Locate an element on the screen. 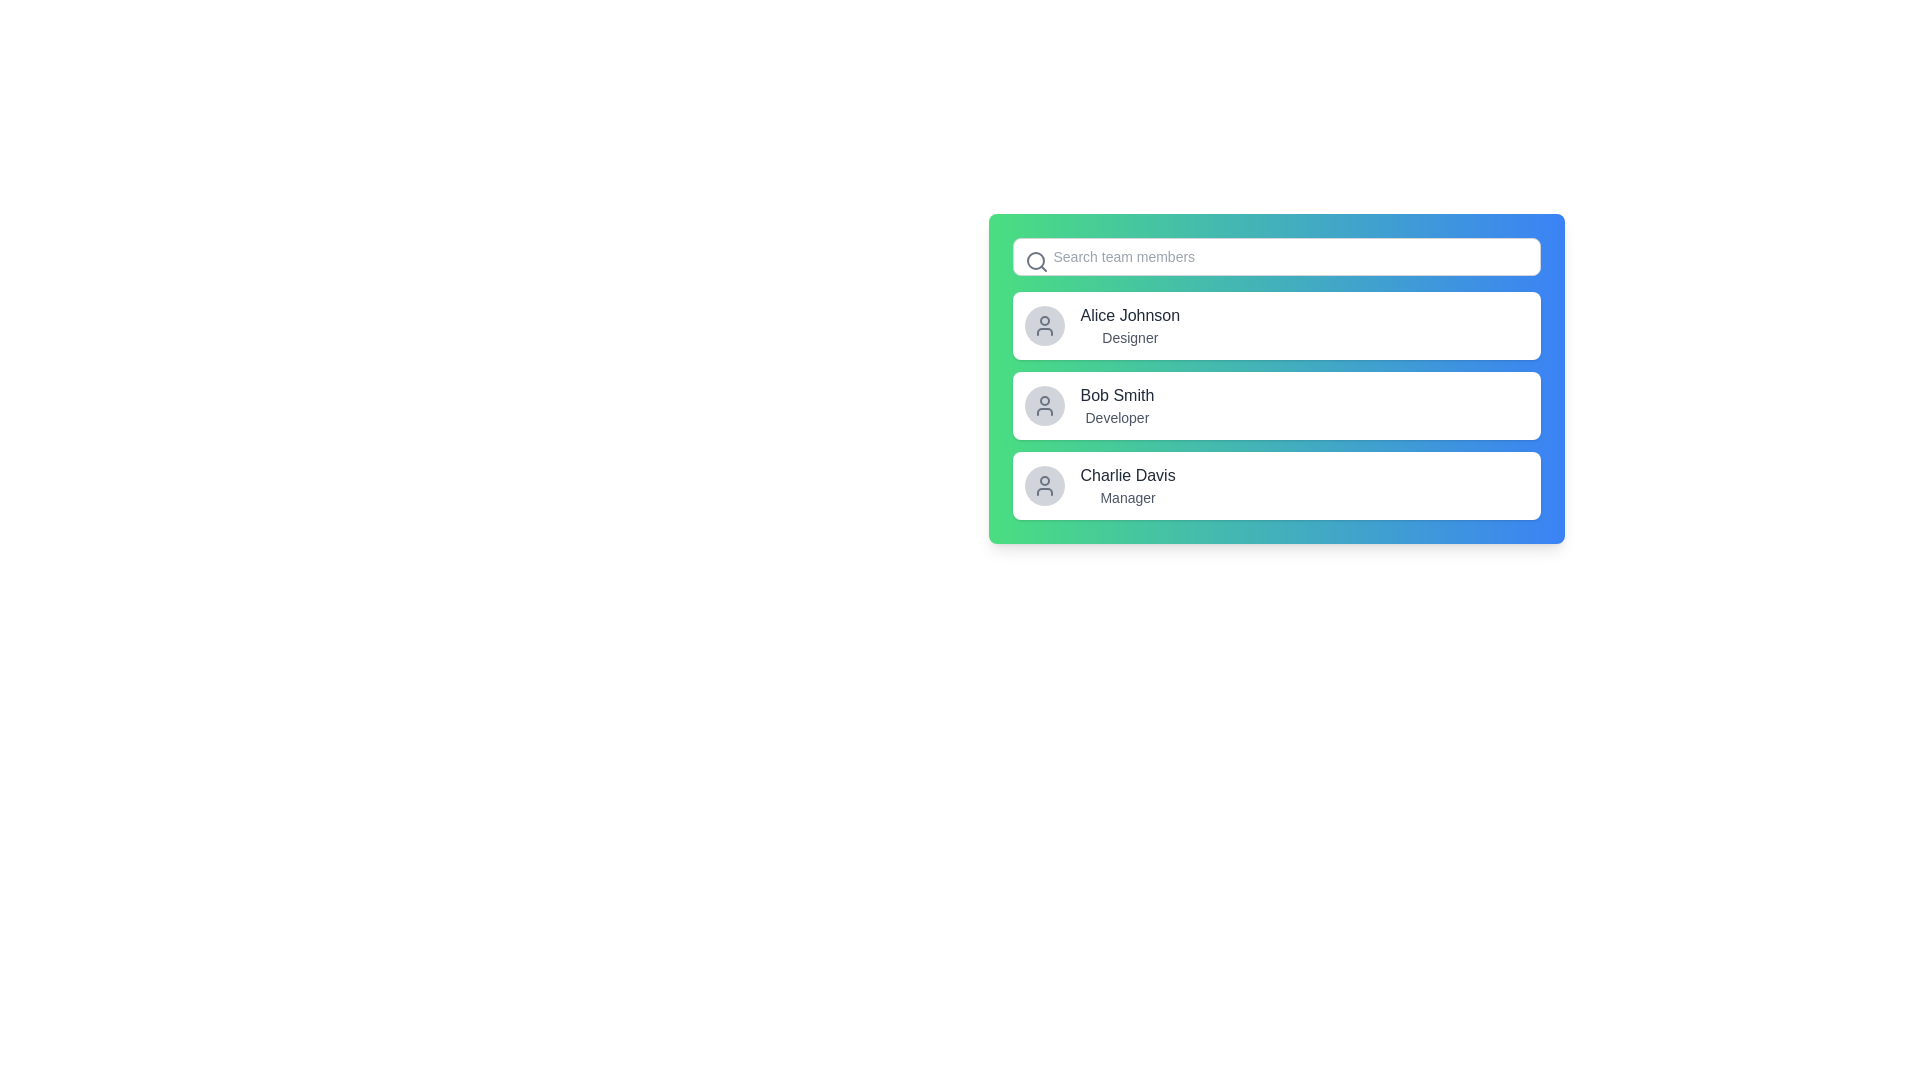 The width and height of the screenshot is (1920, 1080). the text label providing additional information about user 'Alice Johnson' indicating their role as 'Designer', located below the name in the user information section is located at coordinates (1130, 337).